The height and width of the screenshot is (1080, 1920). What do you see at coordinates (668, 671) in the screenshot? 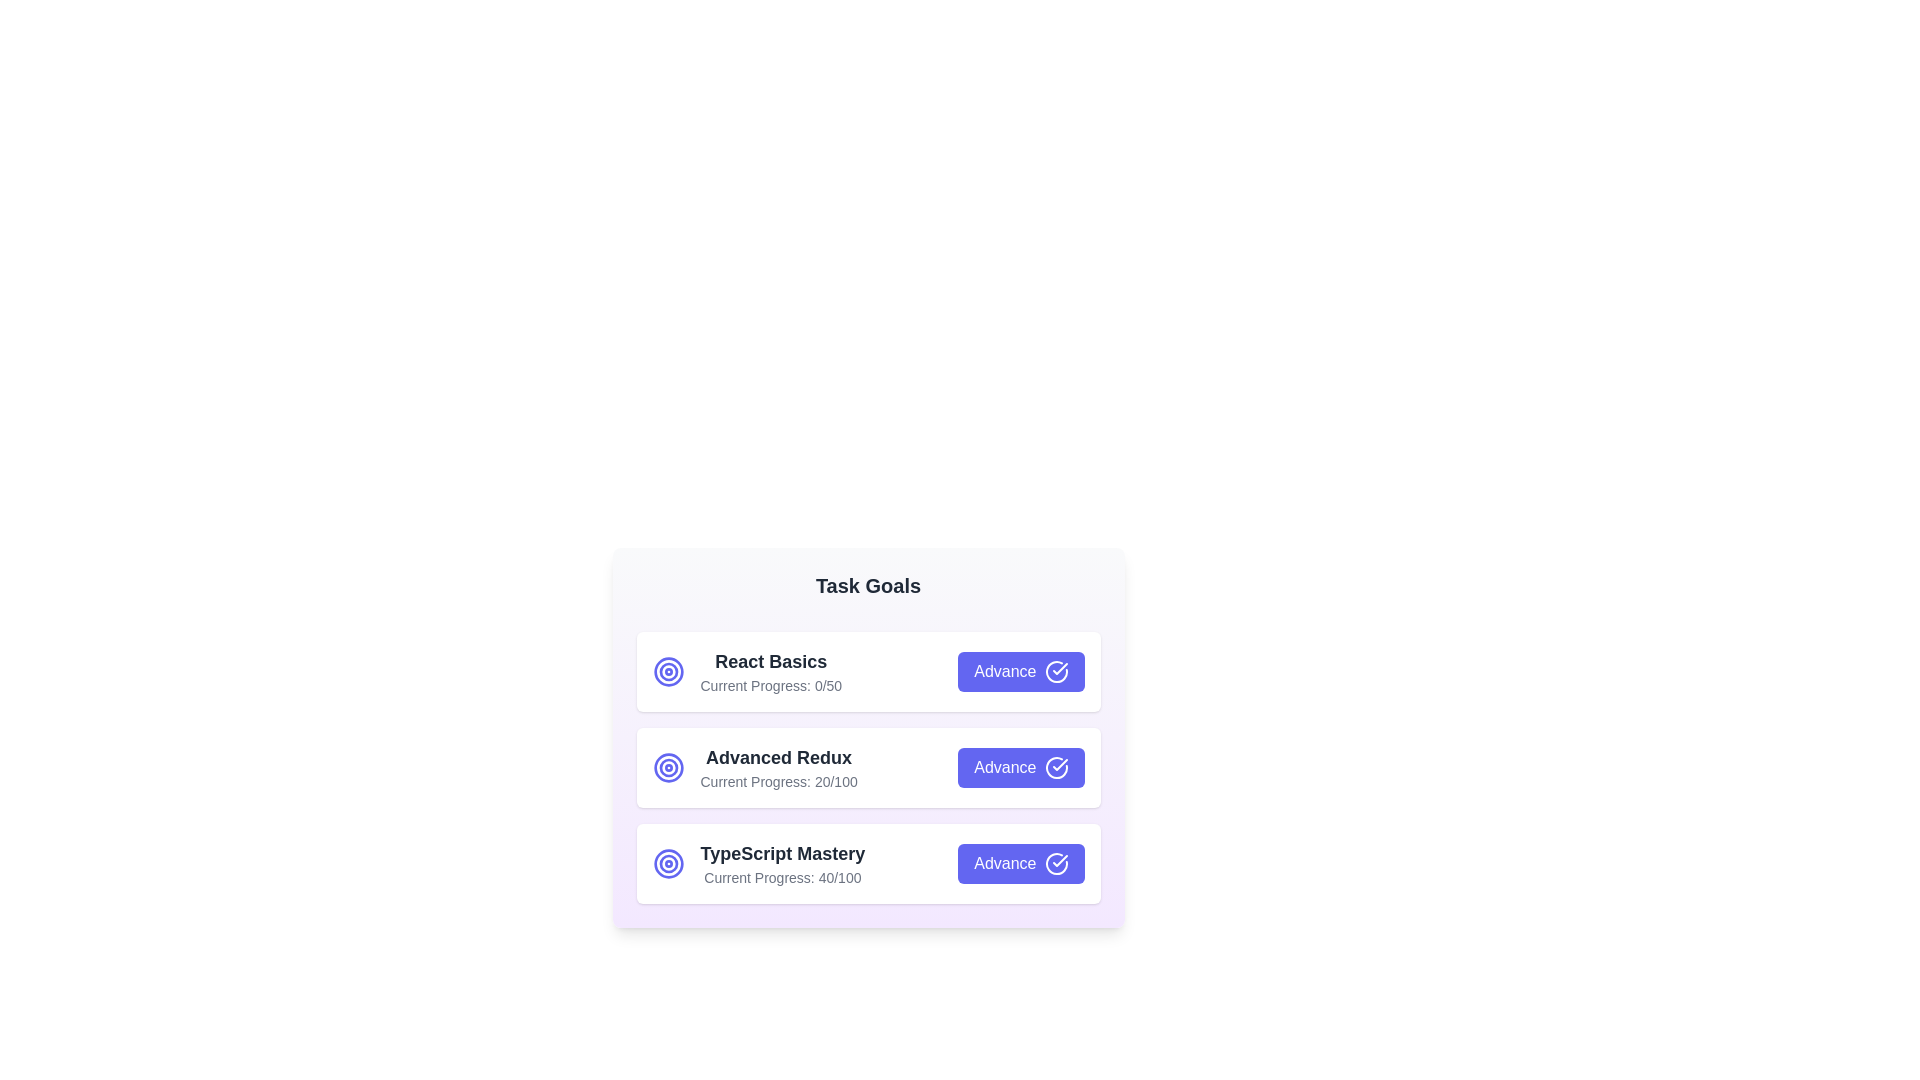
I see `the SVG Circle Component, which is the second of three concentric circles forming a target-like structure within the Task Goals card` at bounding box center [668, 671].